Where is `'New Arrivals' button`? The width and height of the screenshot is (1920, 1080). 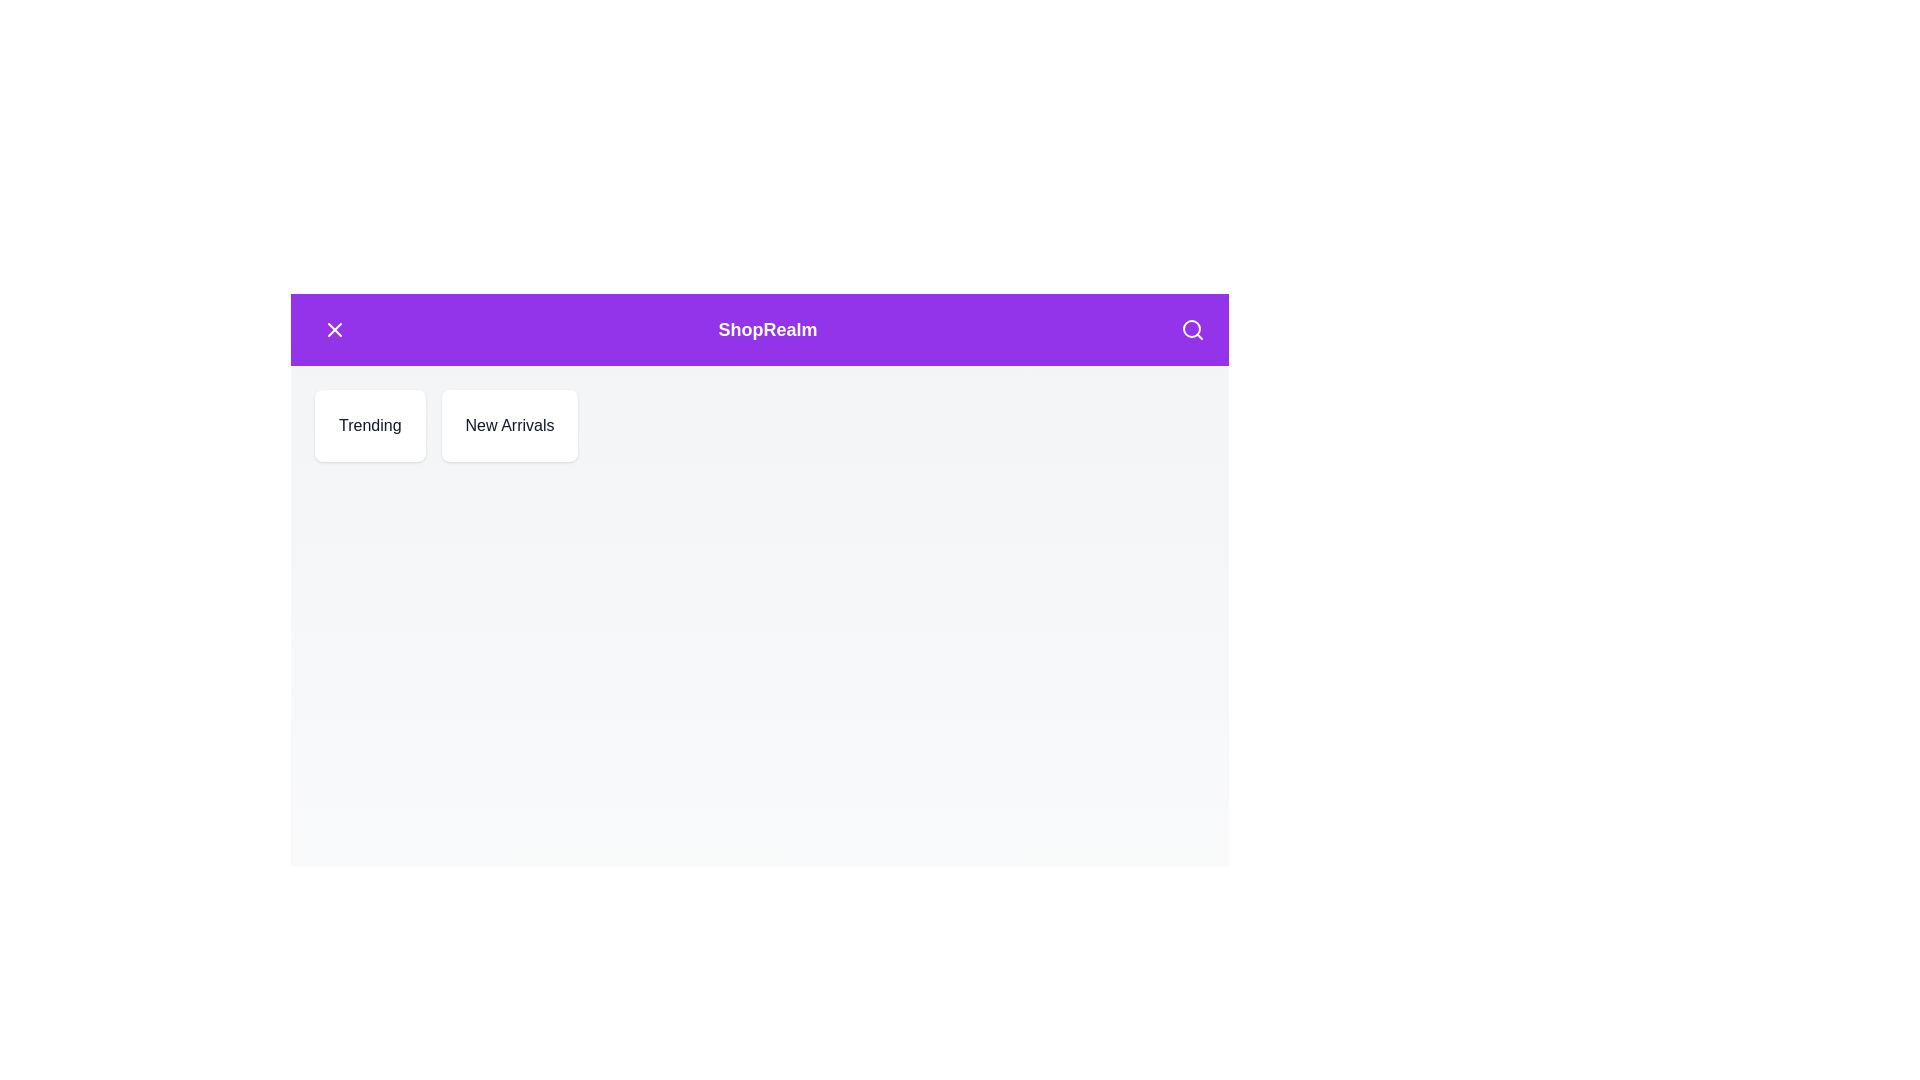
'New Arrivals' button is located at coordinates (509, 424).